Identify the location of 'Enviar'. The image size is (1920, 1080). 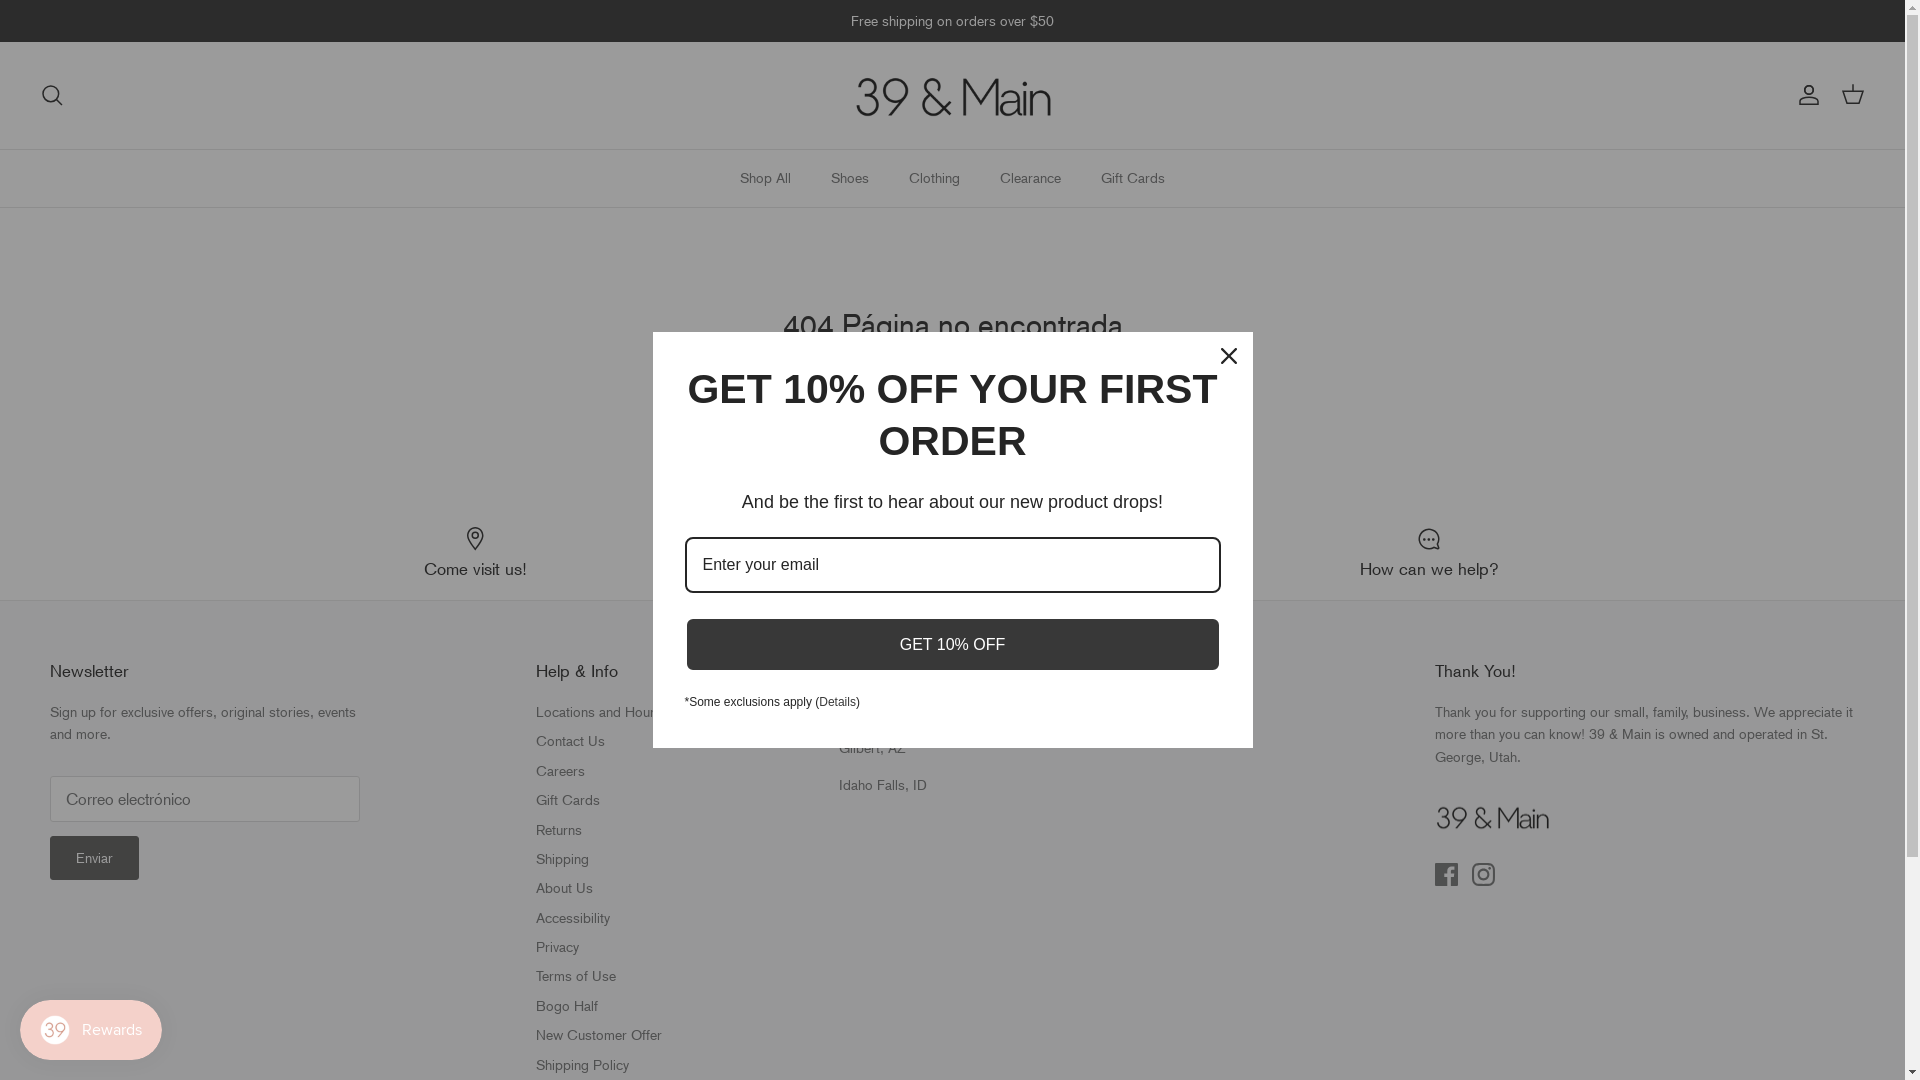
(93, 856).